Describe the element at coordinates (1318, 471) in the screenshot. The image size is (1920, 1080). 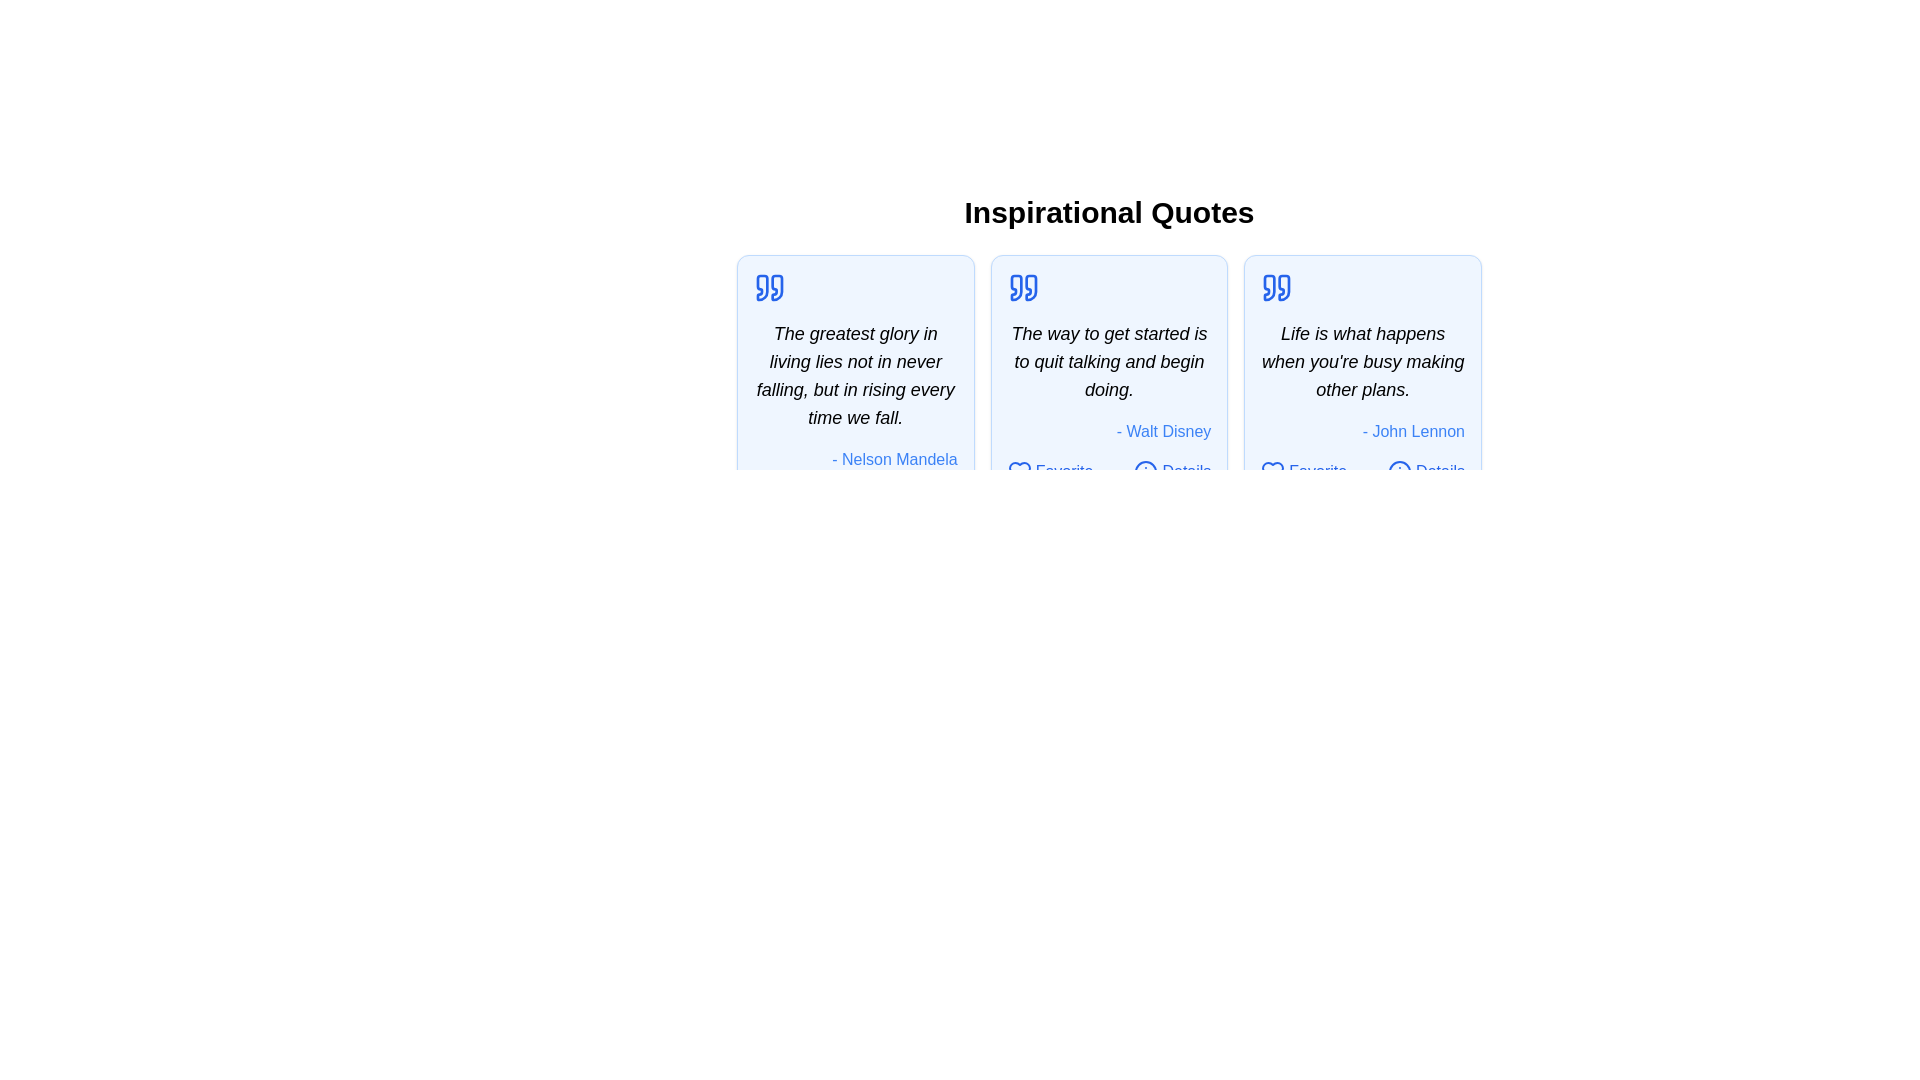
I see `the heart icon adjacent to the text label that denotes marking the quote by John Lennon as a favorite` at that location.